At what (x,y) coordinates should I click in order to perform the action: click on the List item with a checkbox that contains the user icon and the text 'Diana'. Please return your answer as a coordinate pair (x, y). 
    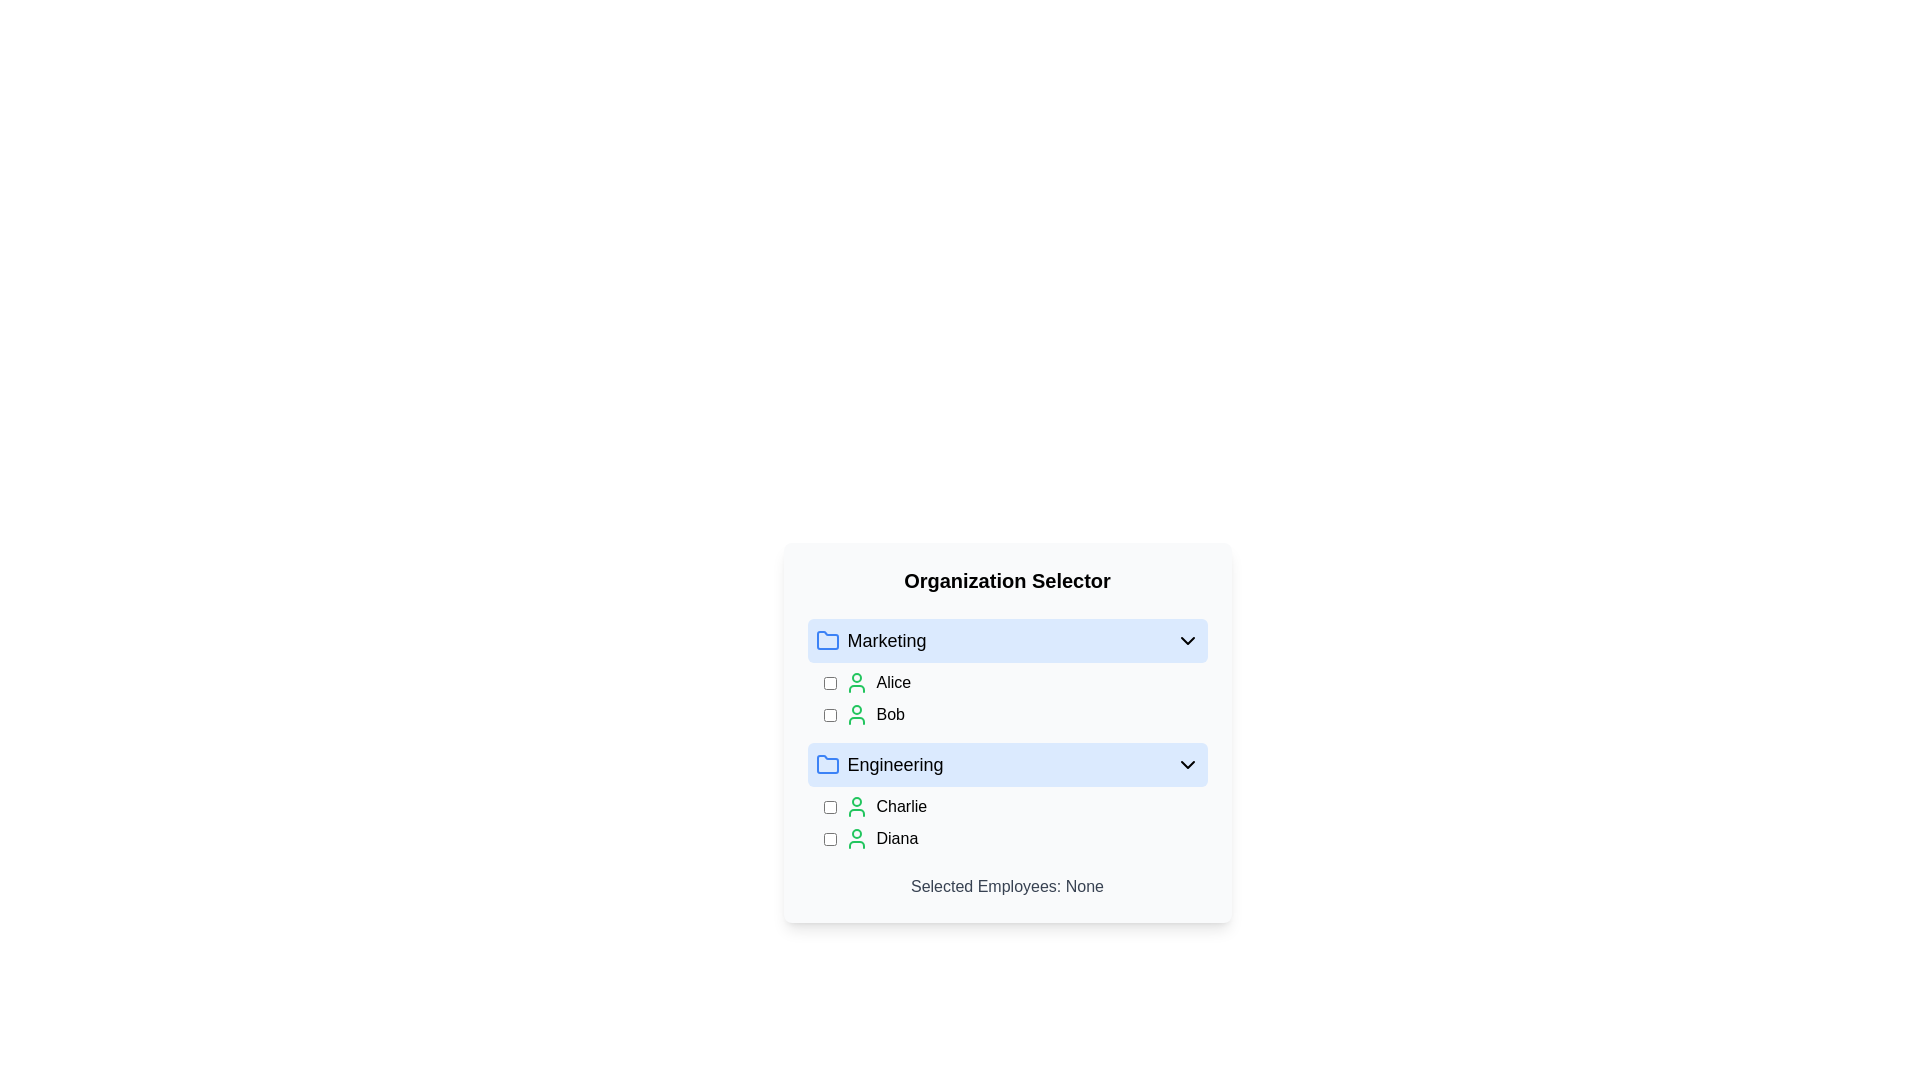
    Looking at the image, I should click on (1015, 839).